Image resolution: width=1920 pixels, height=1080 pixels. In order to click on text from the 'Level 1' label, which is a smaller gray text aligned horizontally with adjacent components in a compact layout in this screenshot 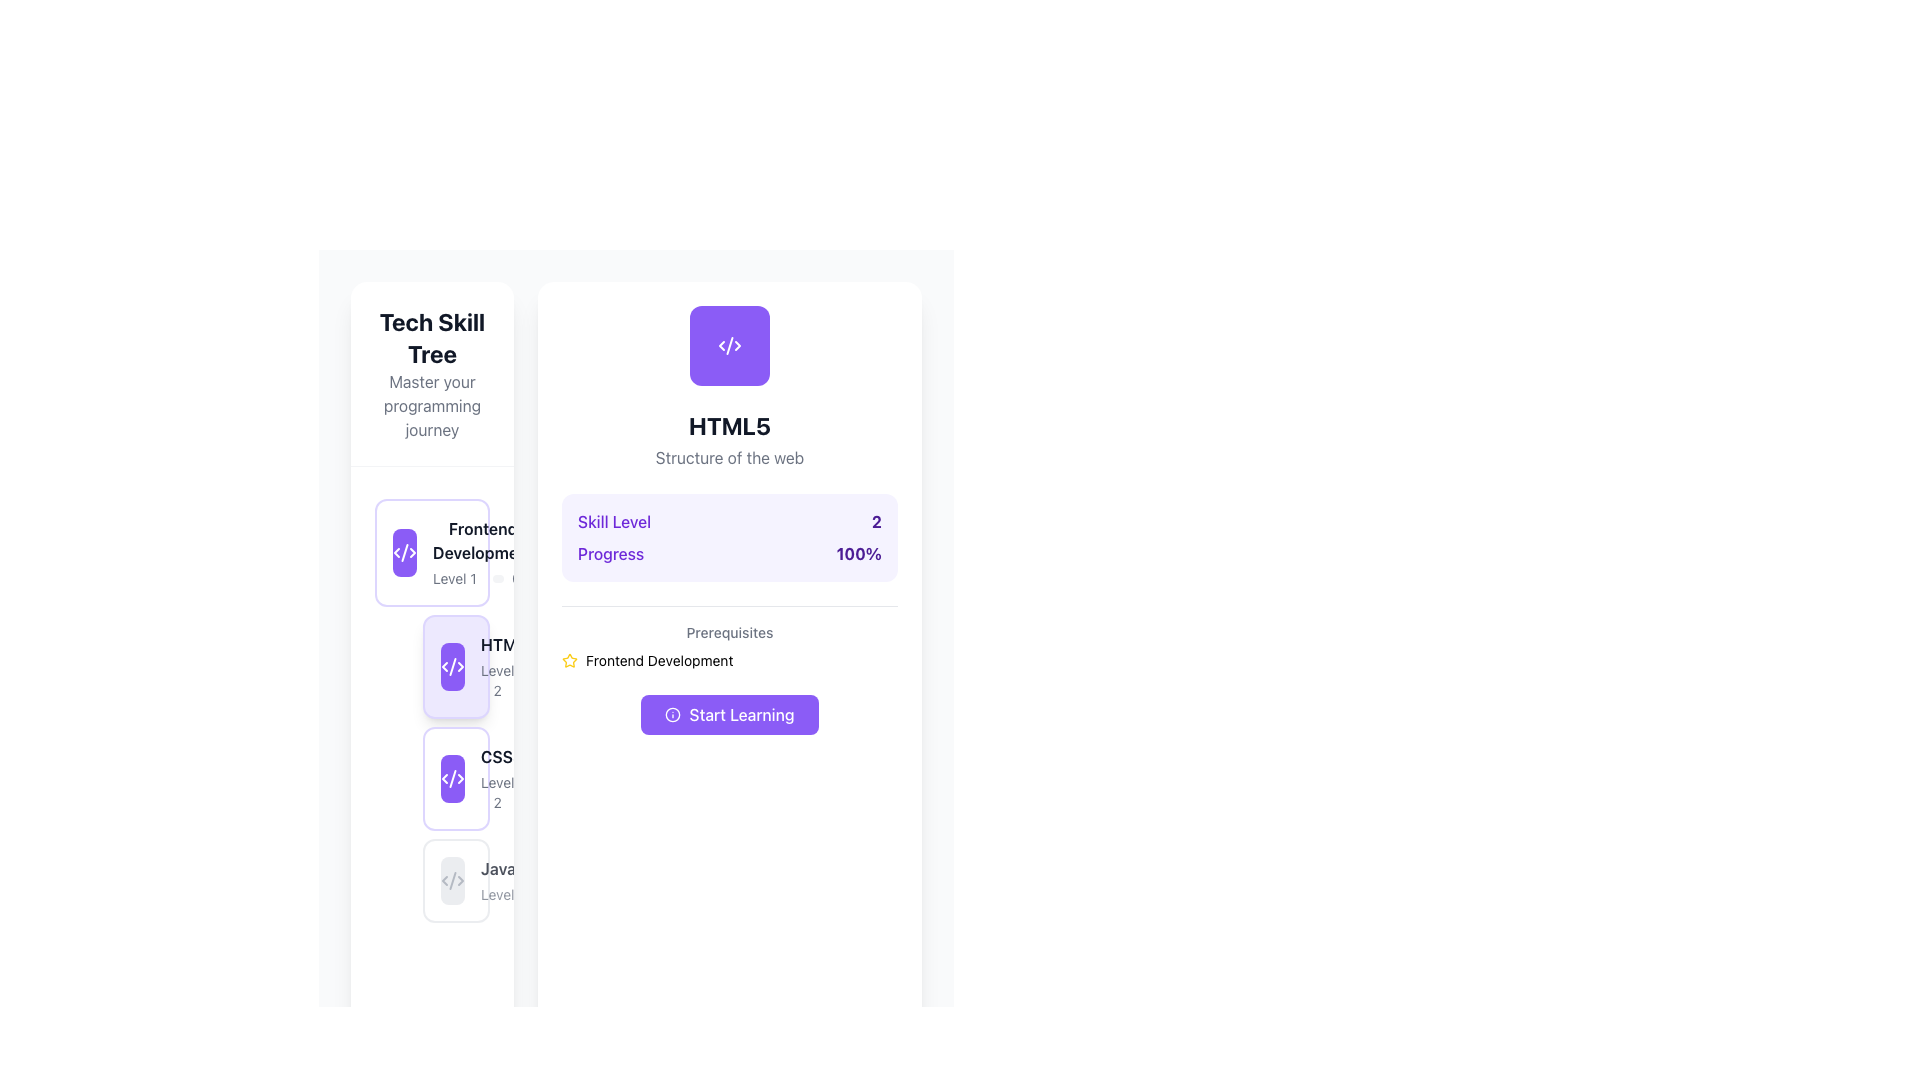, I will do `click(453, 578)`.